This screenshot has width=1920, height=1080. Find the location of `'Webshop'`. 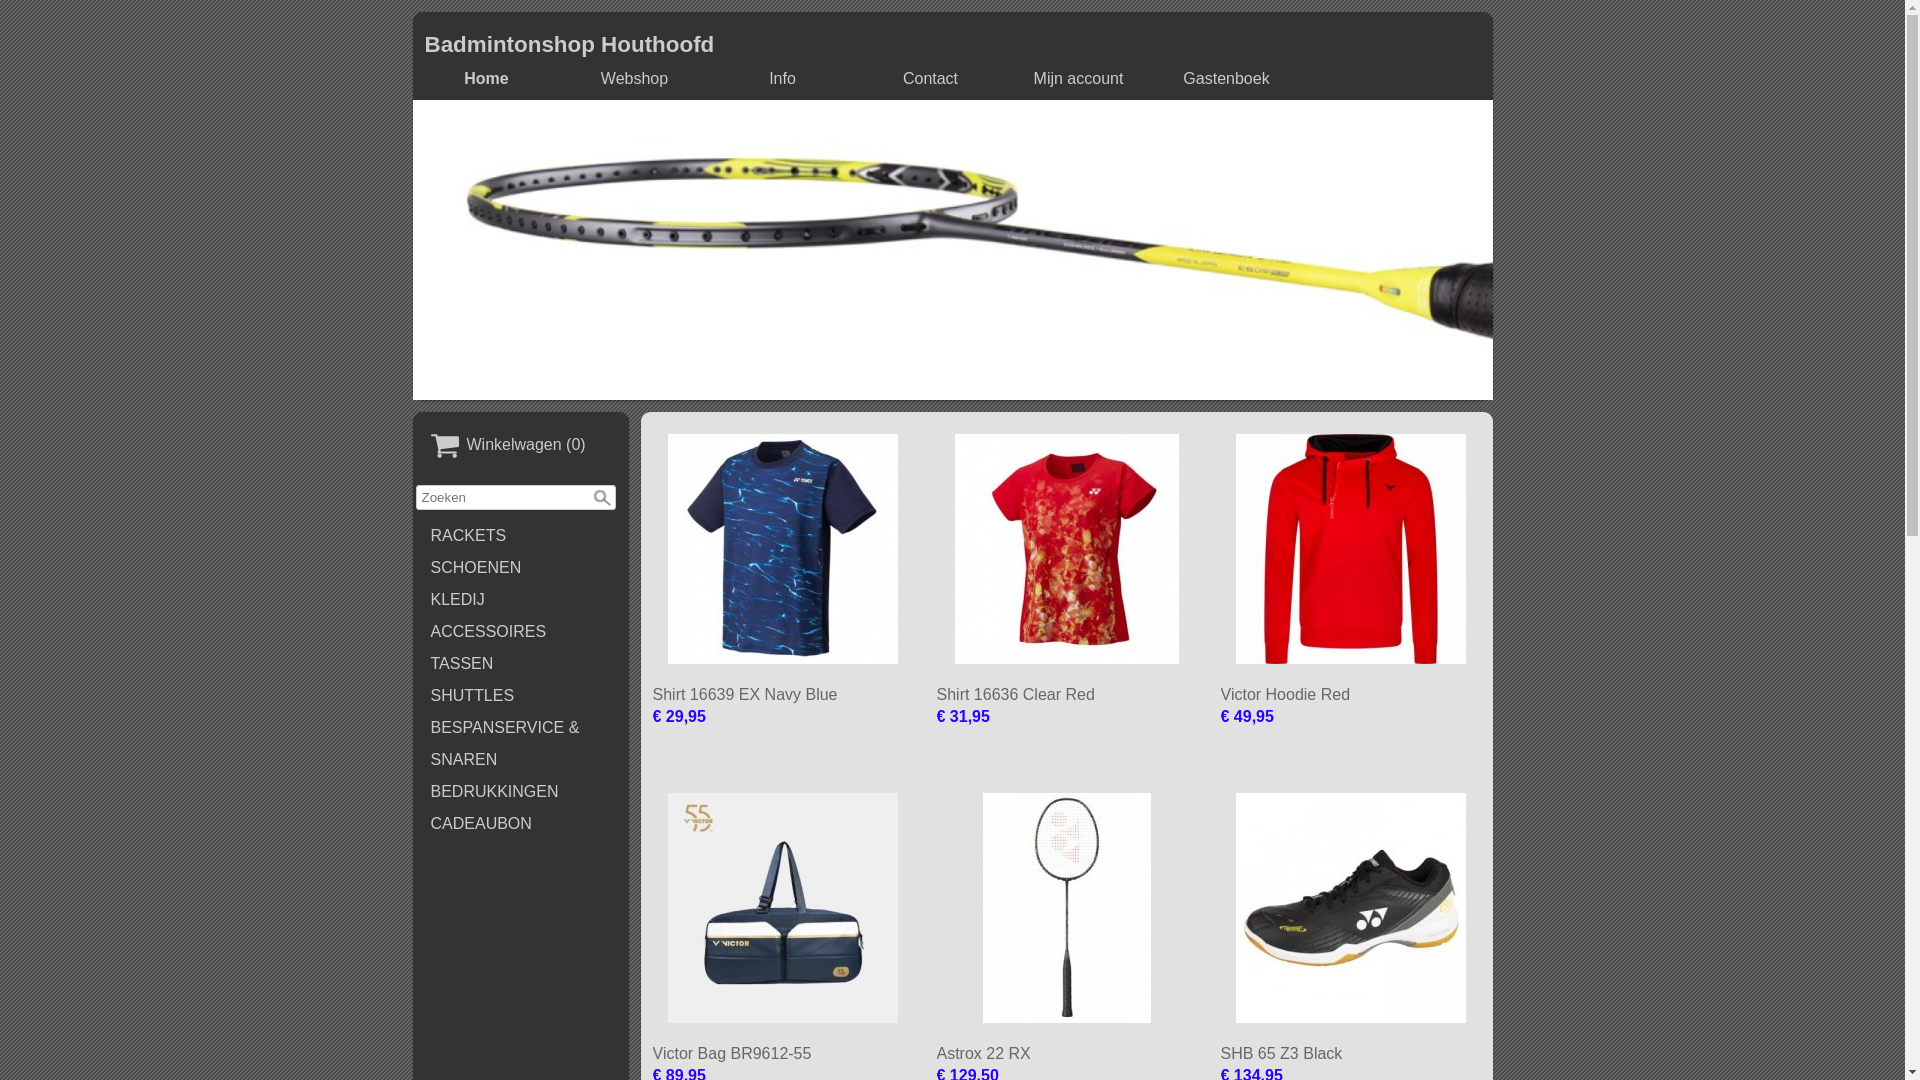

'Webshop' is located at coordinates (633, 77).